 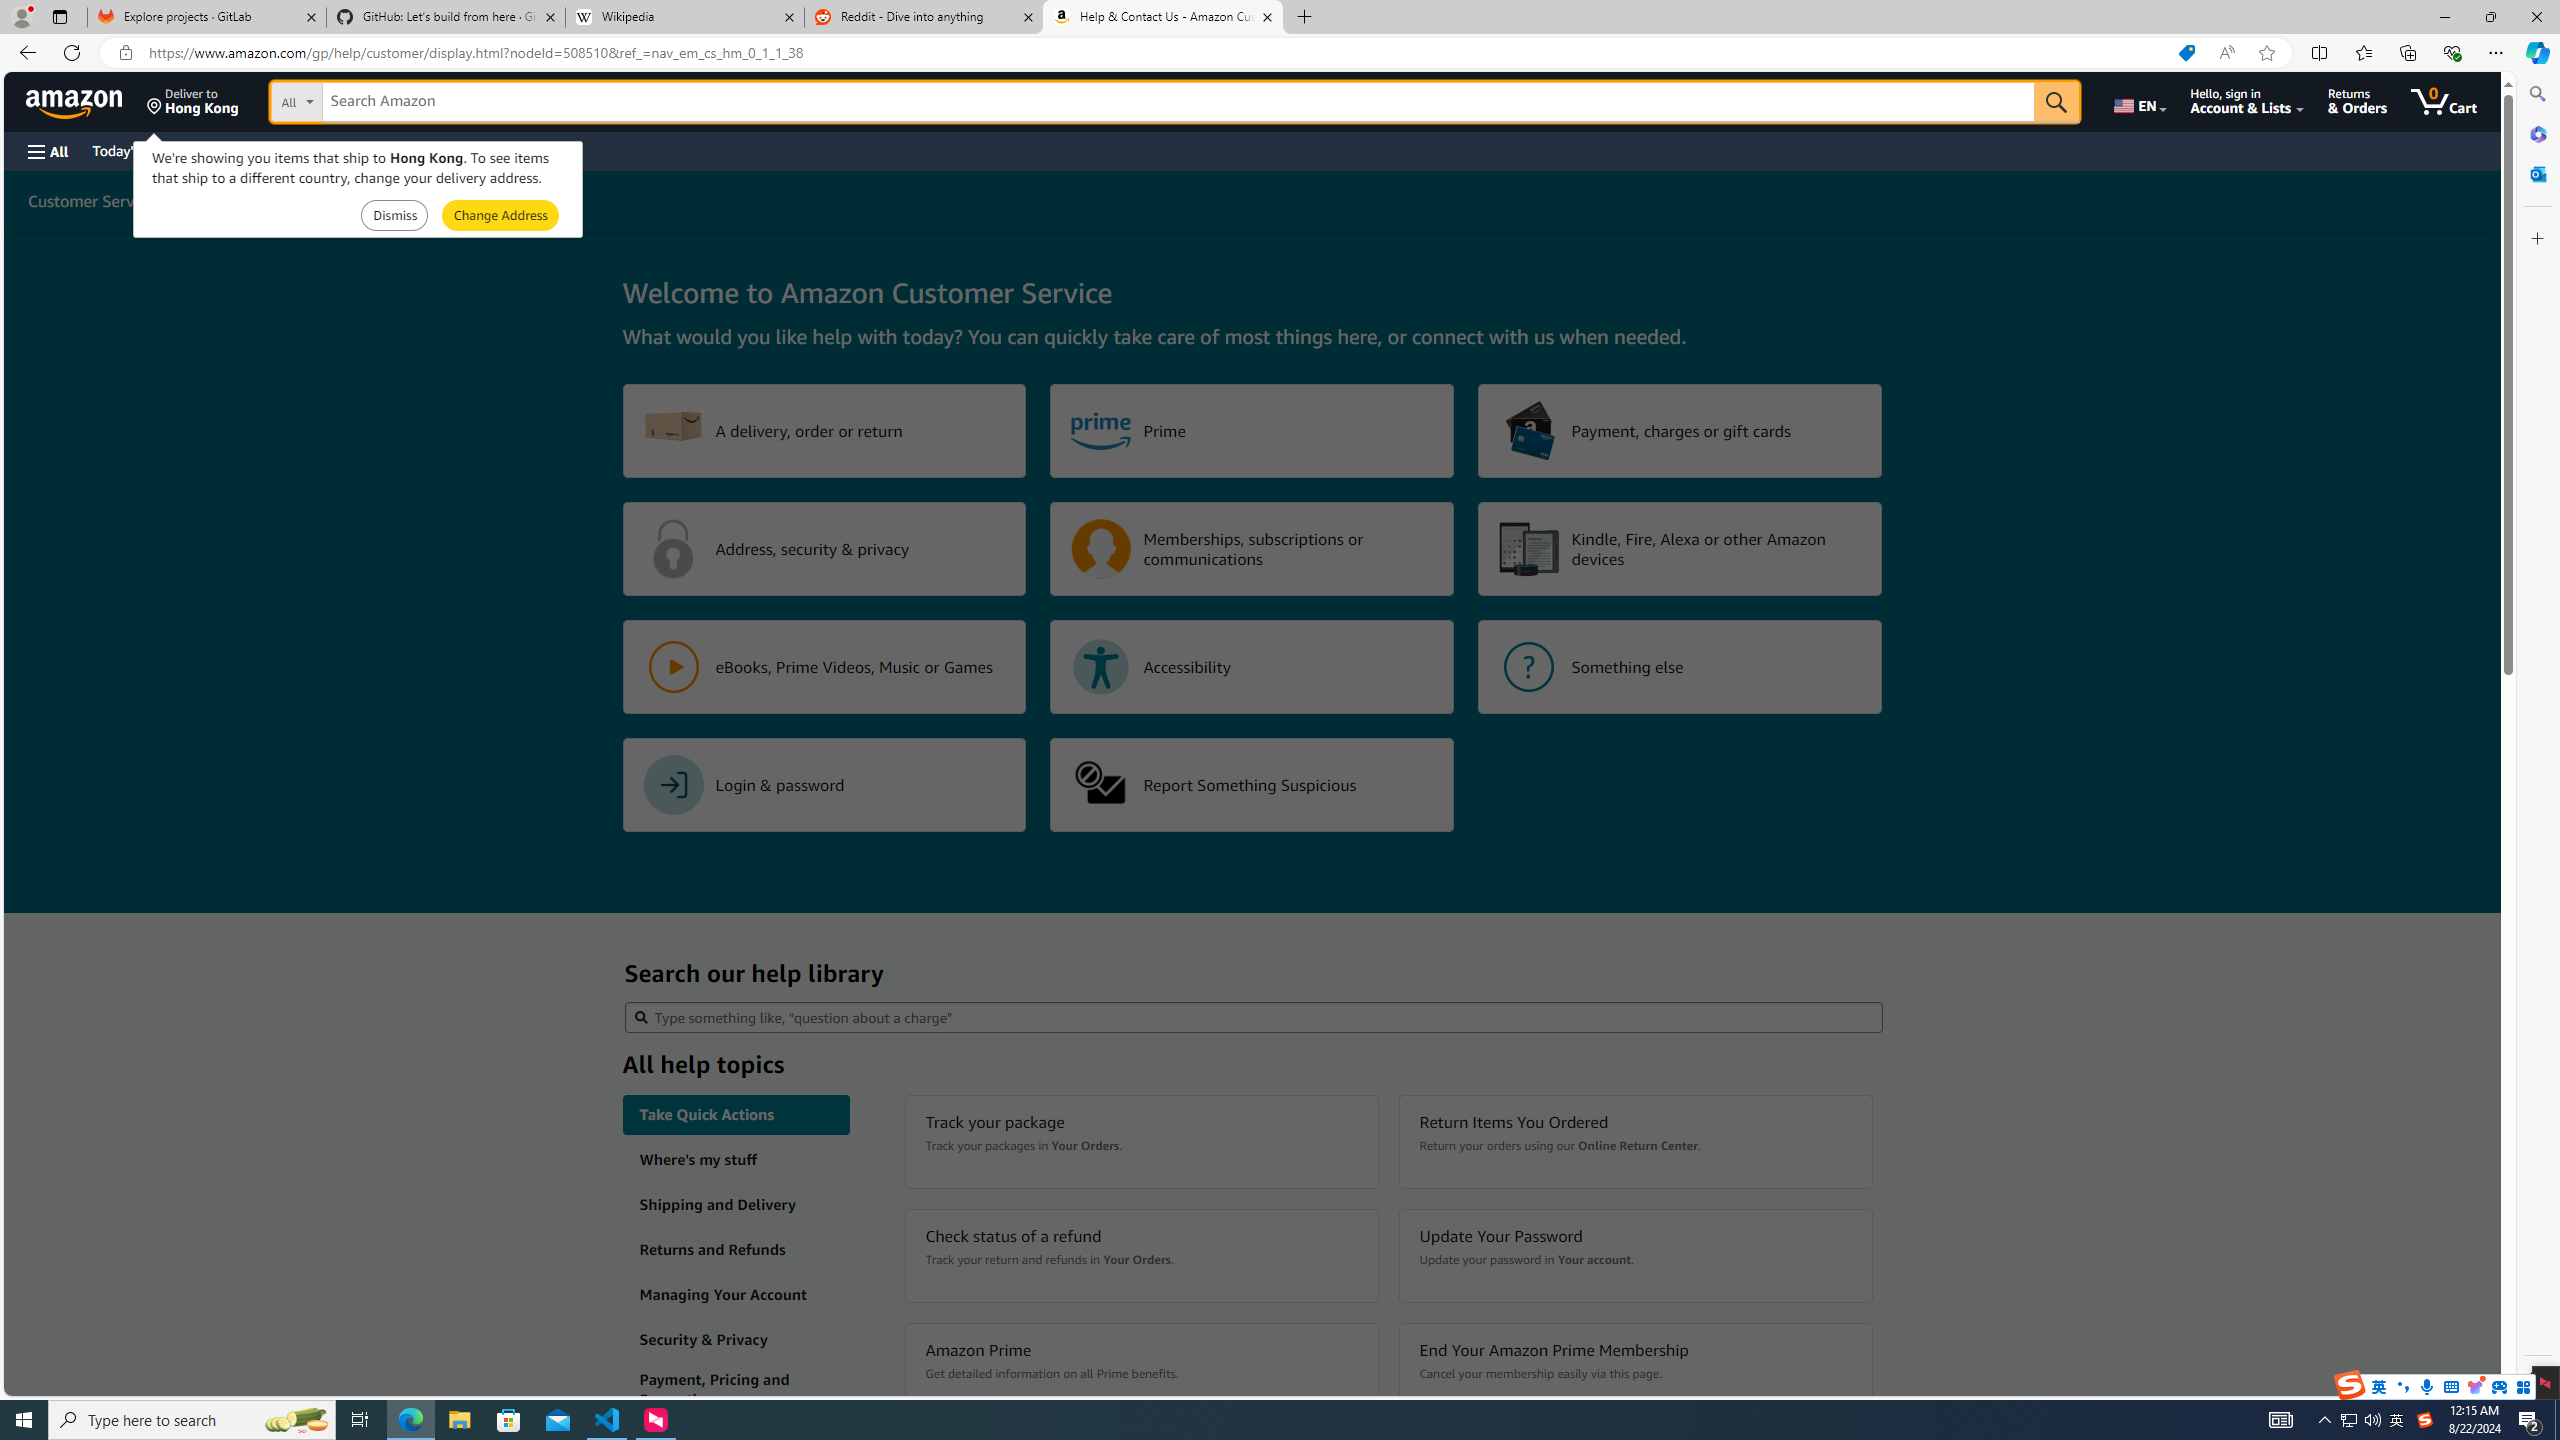 What do you see at coordinates (2246, 100) in the screenshot?
I see `'Hello, sign in Account & Lists'` at bounding box center [2246, 100].